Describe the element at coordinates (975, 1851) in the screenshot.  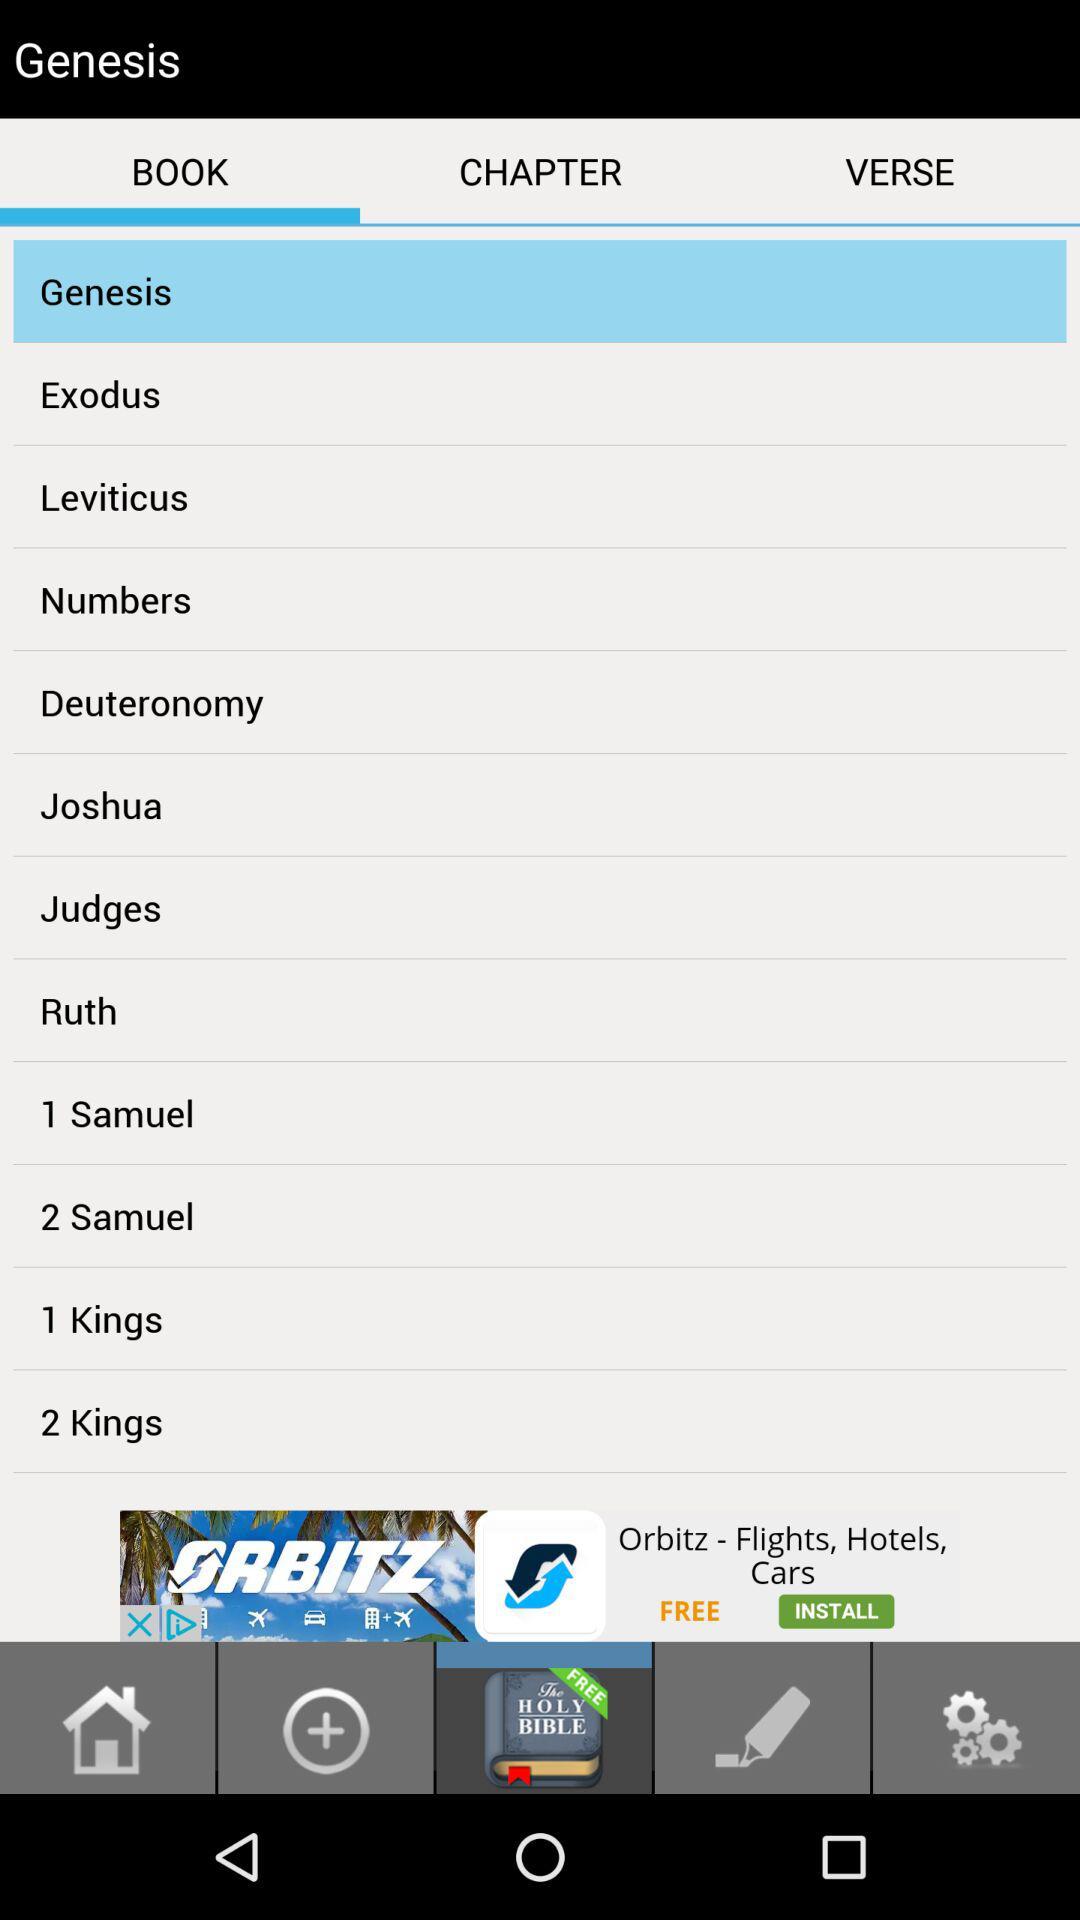
I see `the settings icon` at that location.